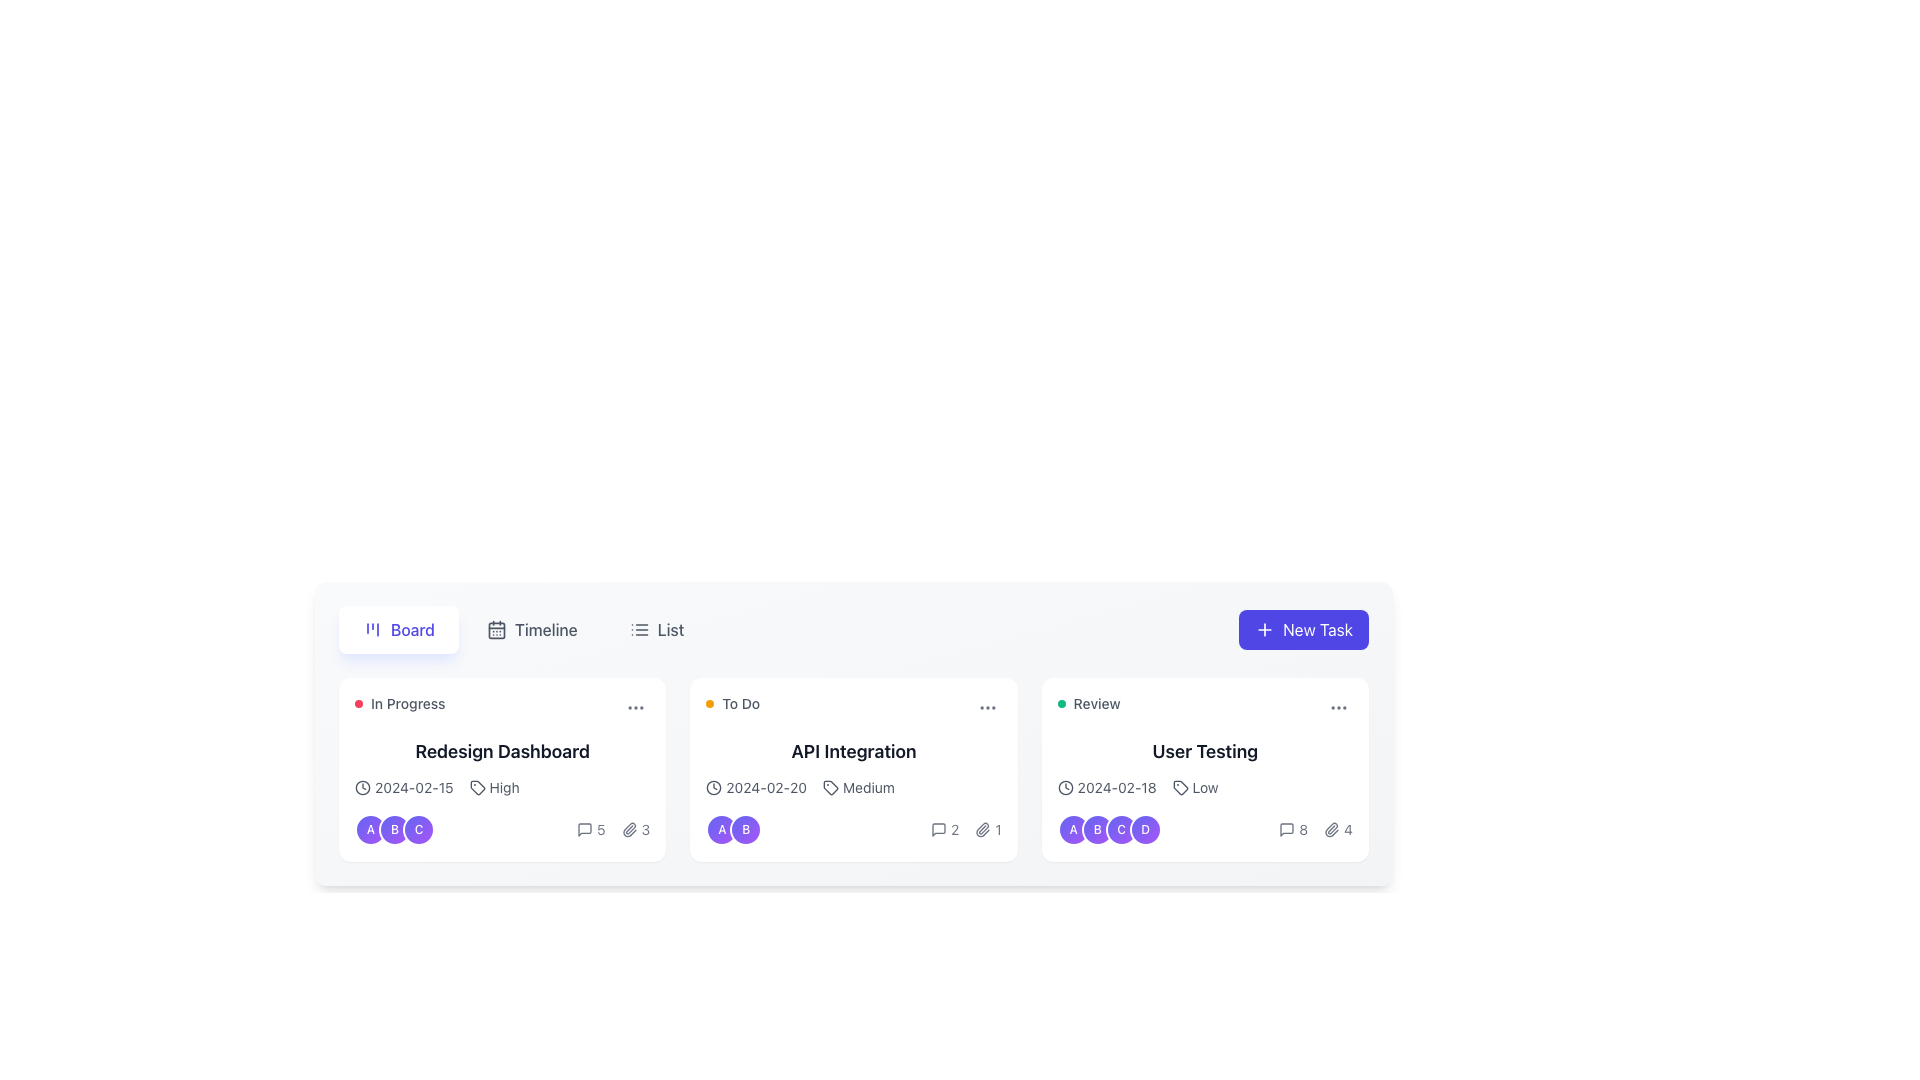 This screenshot has height=1080, width=1920. What do you see at coordinates (1287, 829) in the screenshot?
I see `the messaging icon within the 'User Testing' task card` at bounding box center [1287, 829].